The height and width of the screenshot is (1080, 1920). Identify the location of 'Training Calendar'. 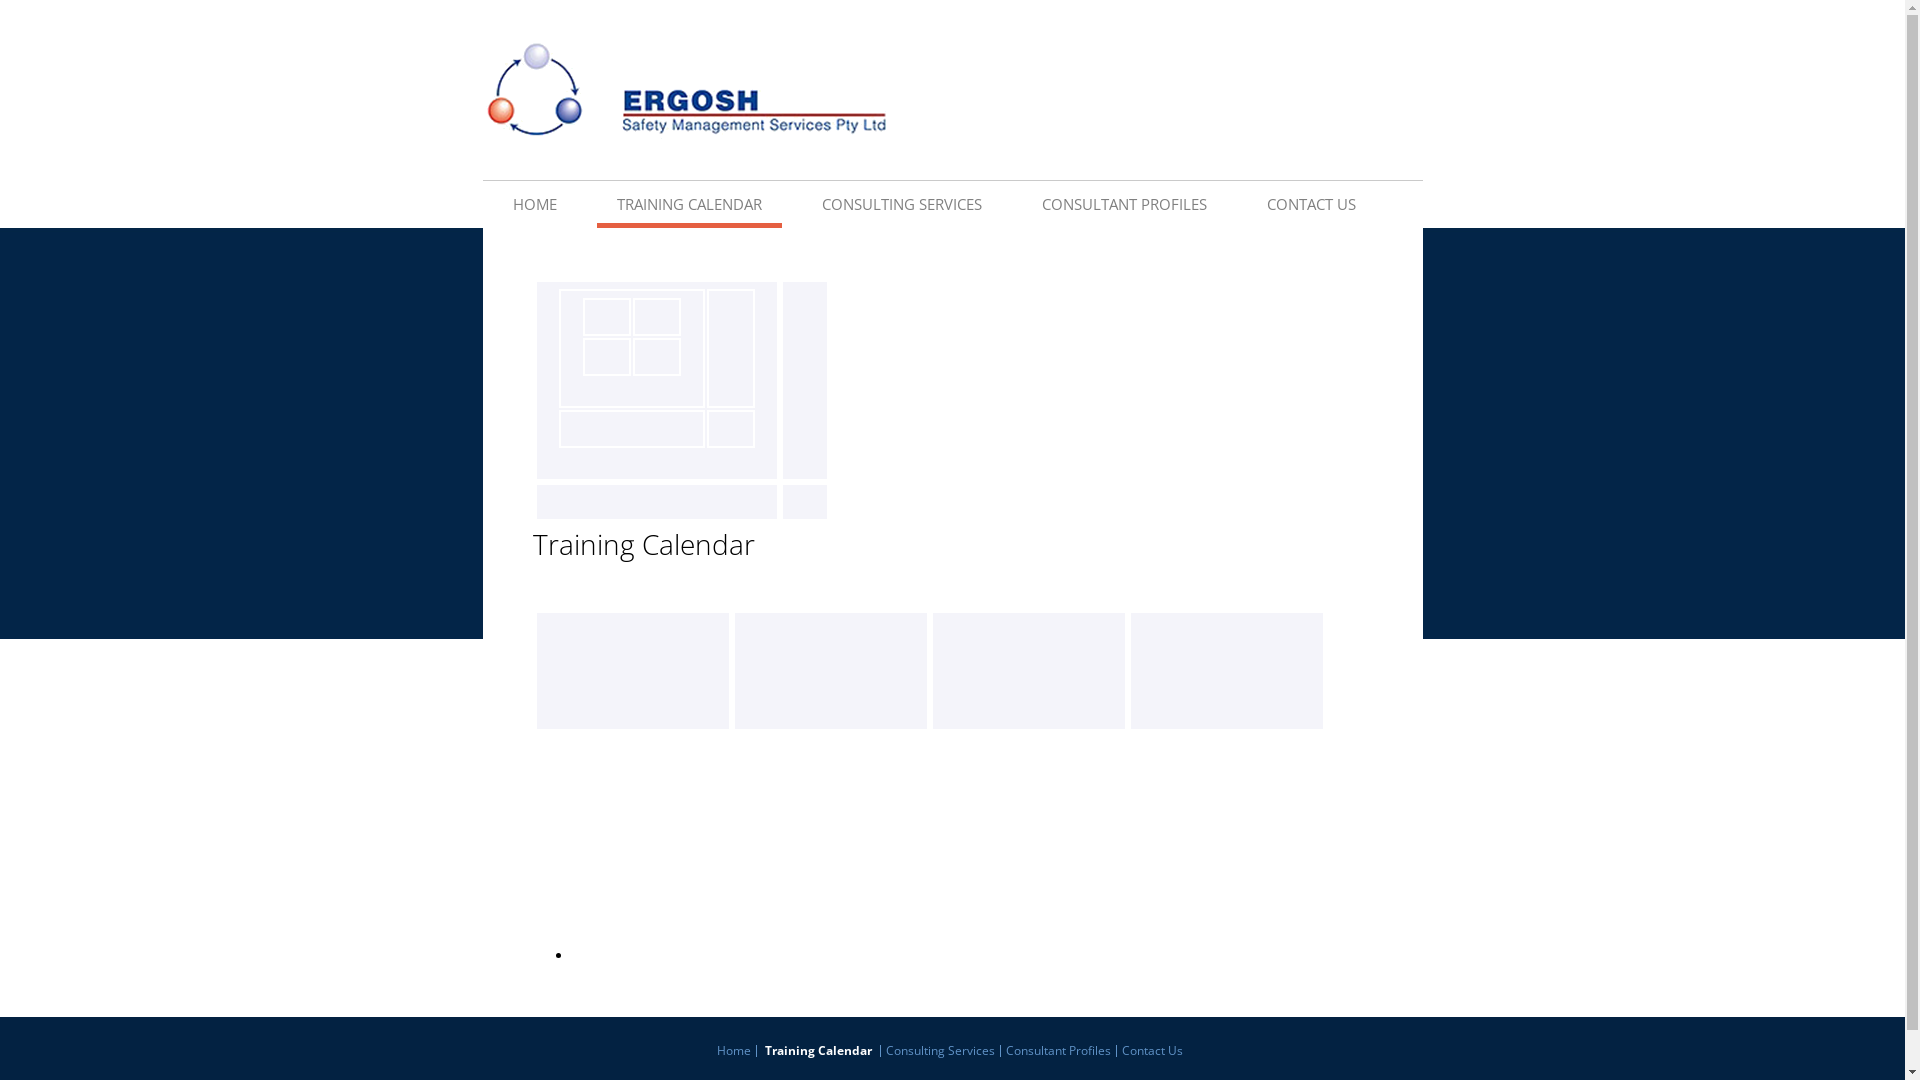
(819, 1049).